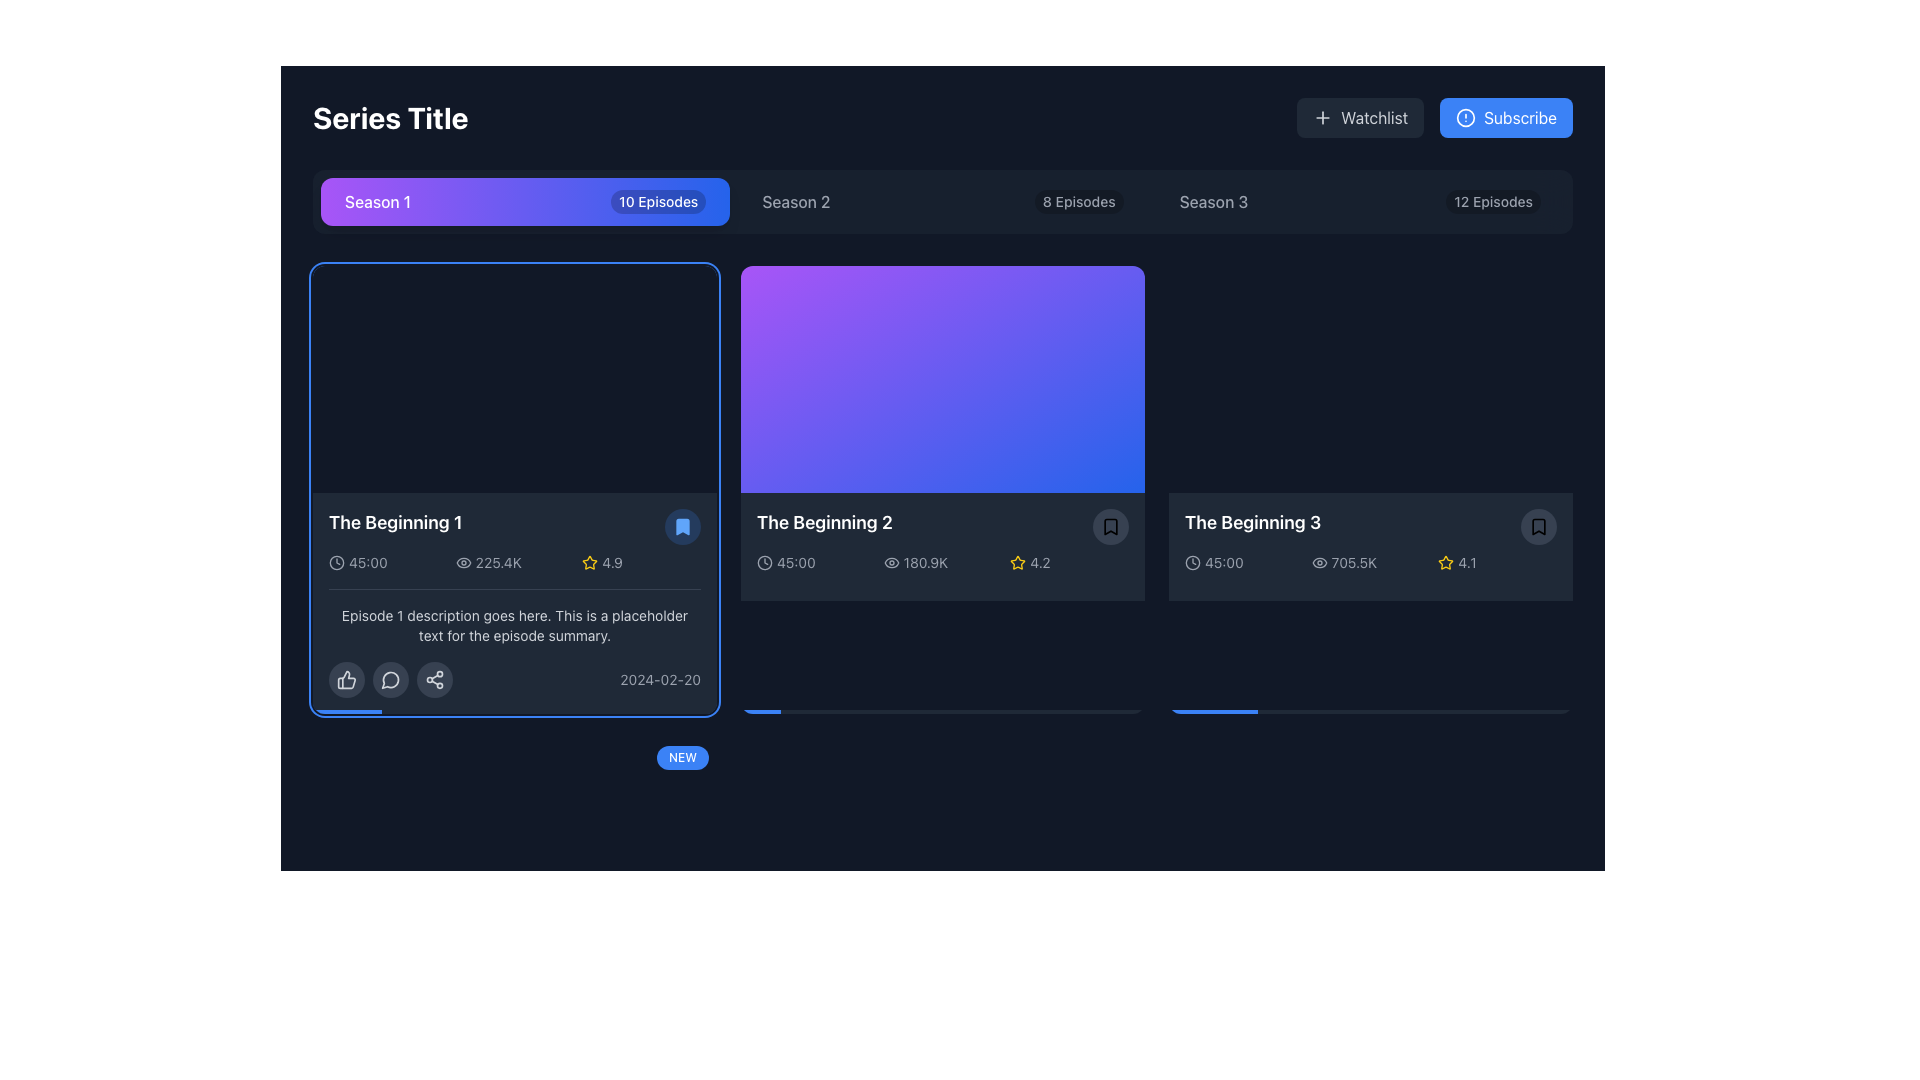  I want to click on the share button located at the bottom-right section of the card displaying 'The Beginning 1', so click(434, 678).